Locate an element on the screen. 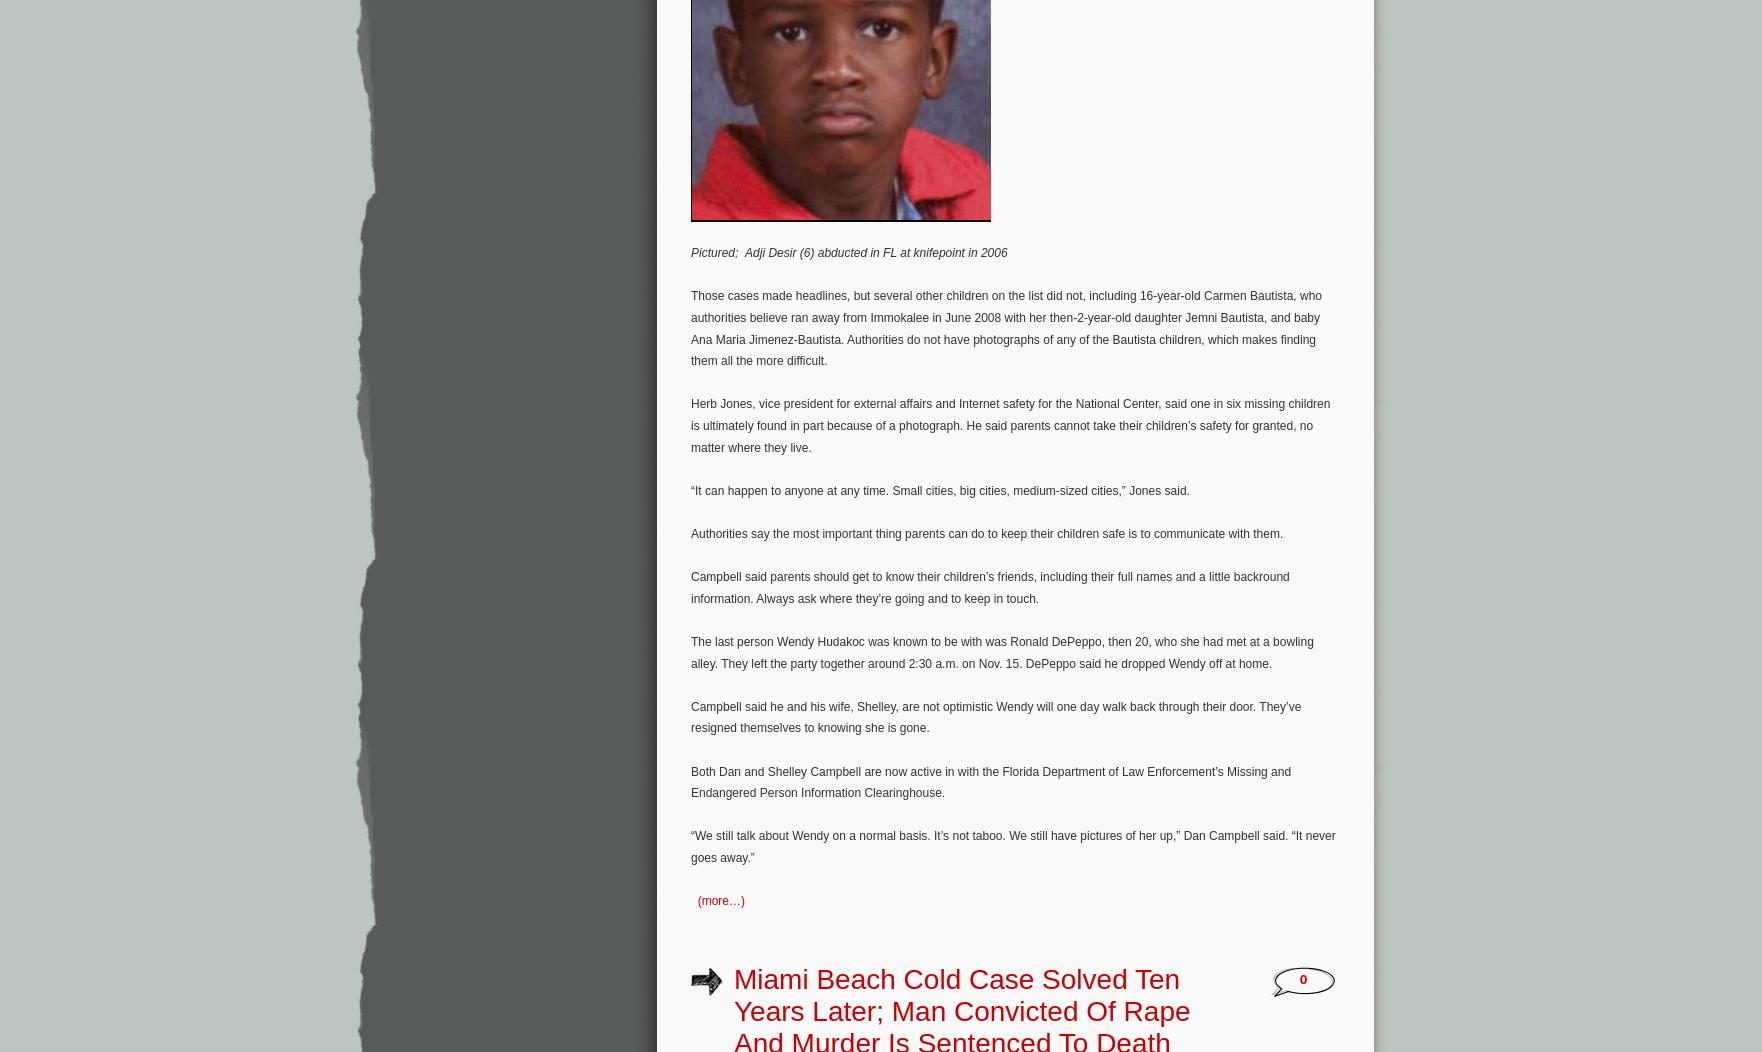  '(more…)' is located at coordinates (720, 901).